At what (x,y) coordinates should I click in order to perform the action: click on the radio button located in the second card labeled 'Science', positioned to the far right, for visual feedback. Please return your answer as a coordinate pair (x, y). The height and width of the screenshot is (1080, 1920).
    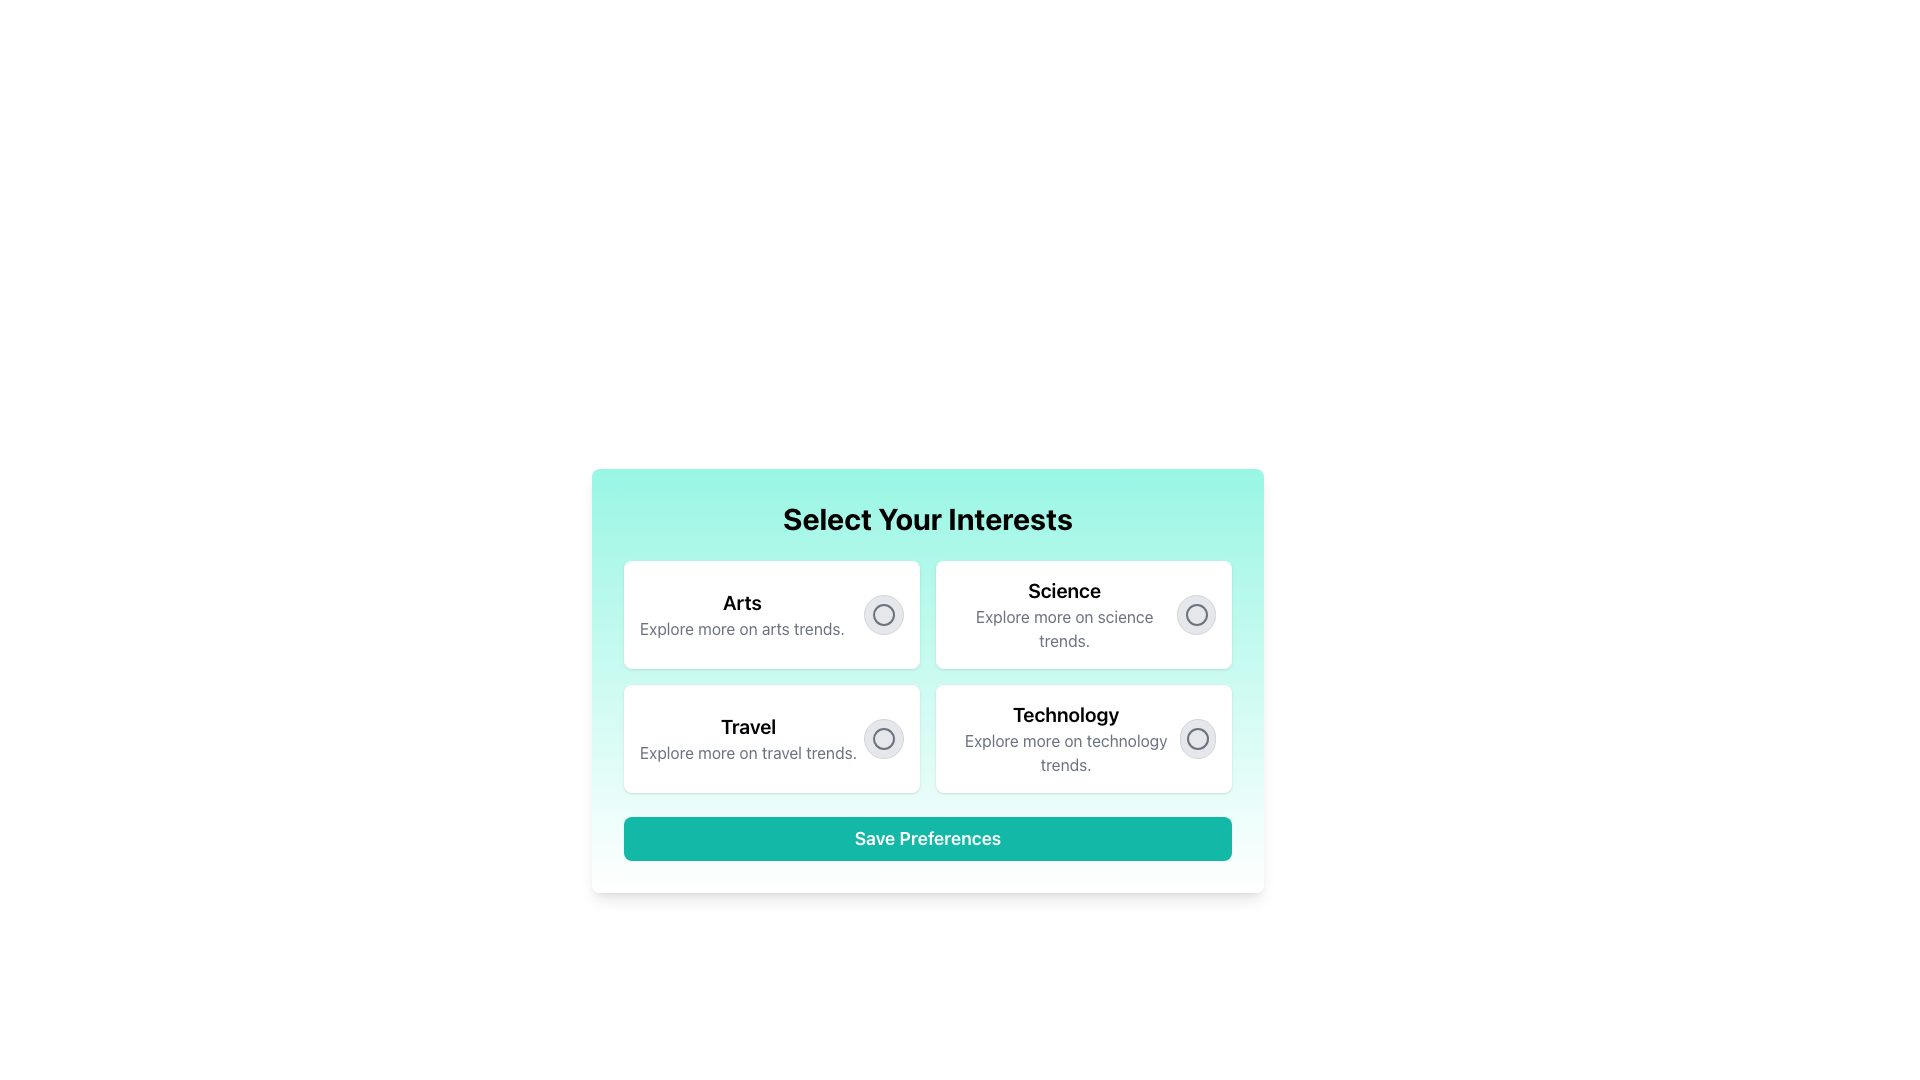
    Looking at the image, I should click on (1196, 613).